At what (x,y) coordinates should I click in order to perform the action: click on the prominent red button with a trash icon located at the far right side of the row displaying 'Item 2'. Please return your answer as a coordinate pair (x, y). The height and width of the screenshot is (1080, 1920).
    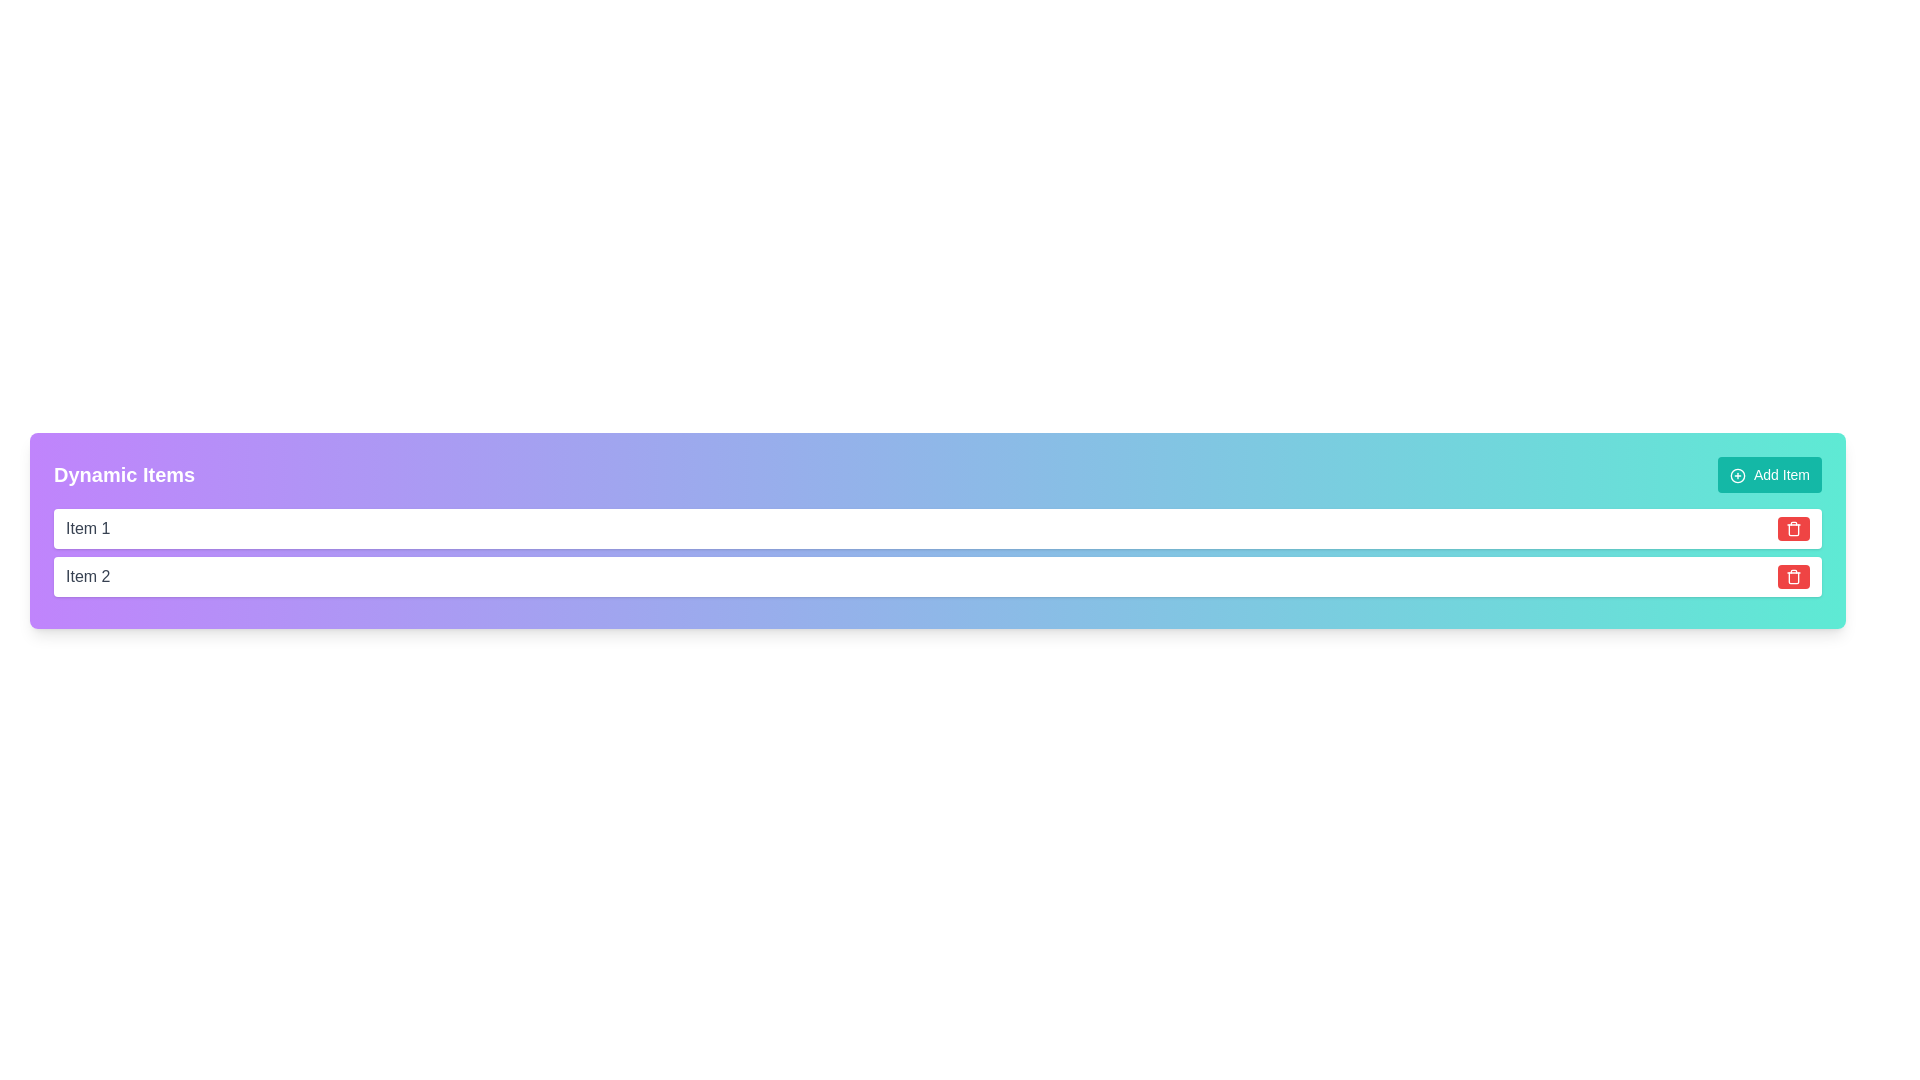
    Looking at the image, I should click on (1794, 577).